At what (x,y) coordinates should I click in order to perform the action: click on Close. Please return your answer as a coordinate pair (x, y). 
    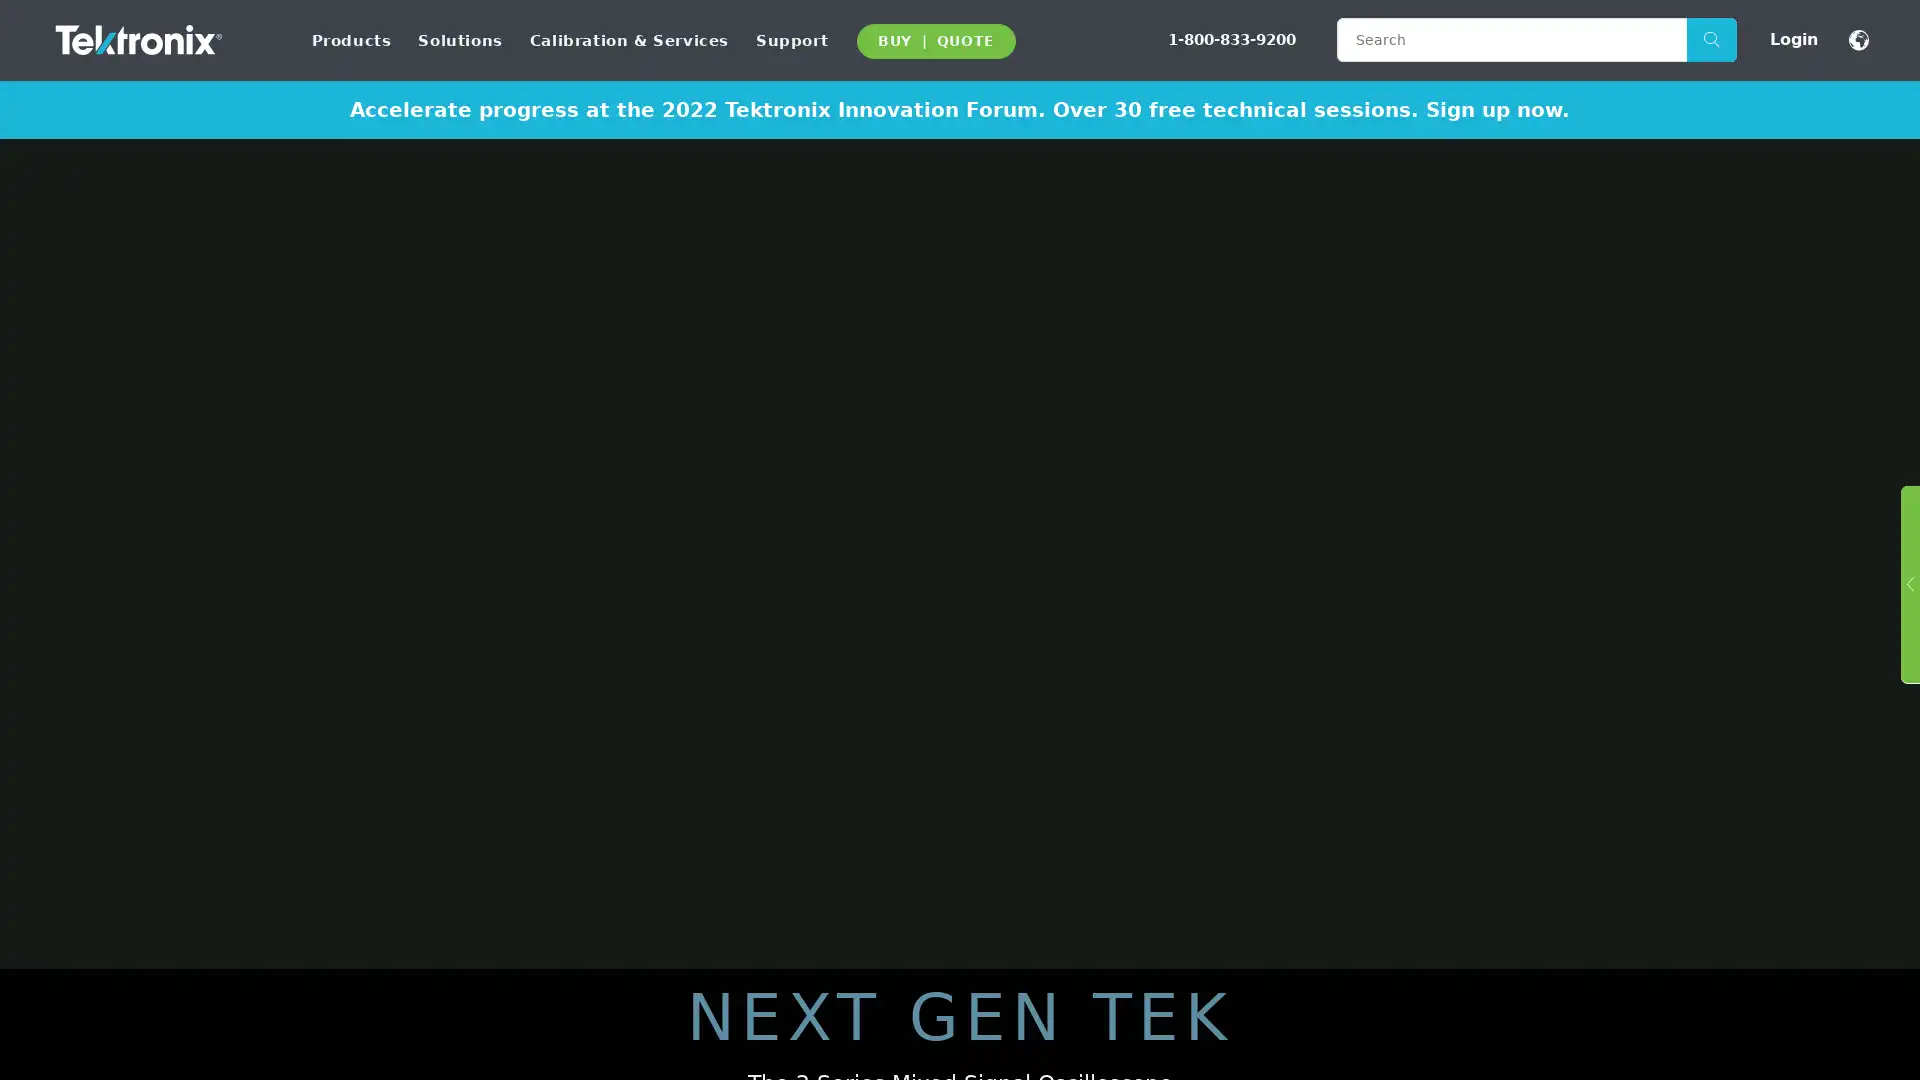
    Looking at the image, I should click on (1886, 1035).